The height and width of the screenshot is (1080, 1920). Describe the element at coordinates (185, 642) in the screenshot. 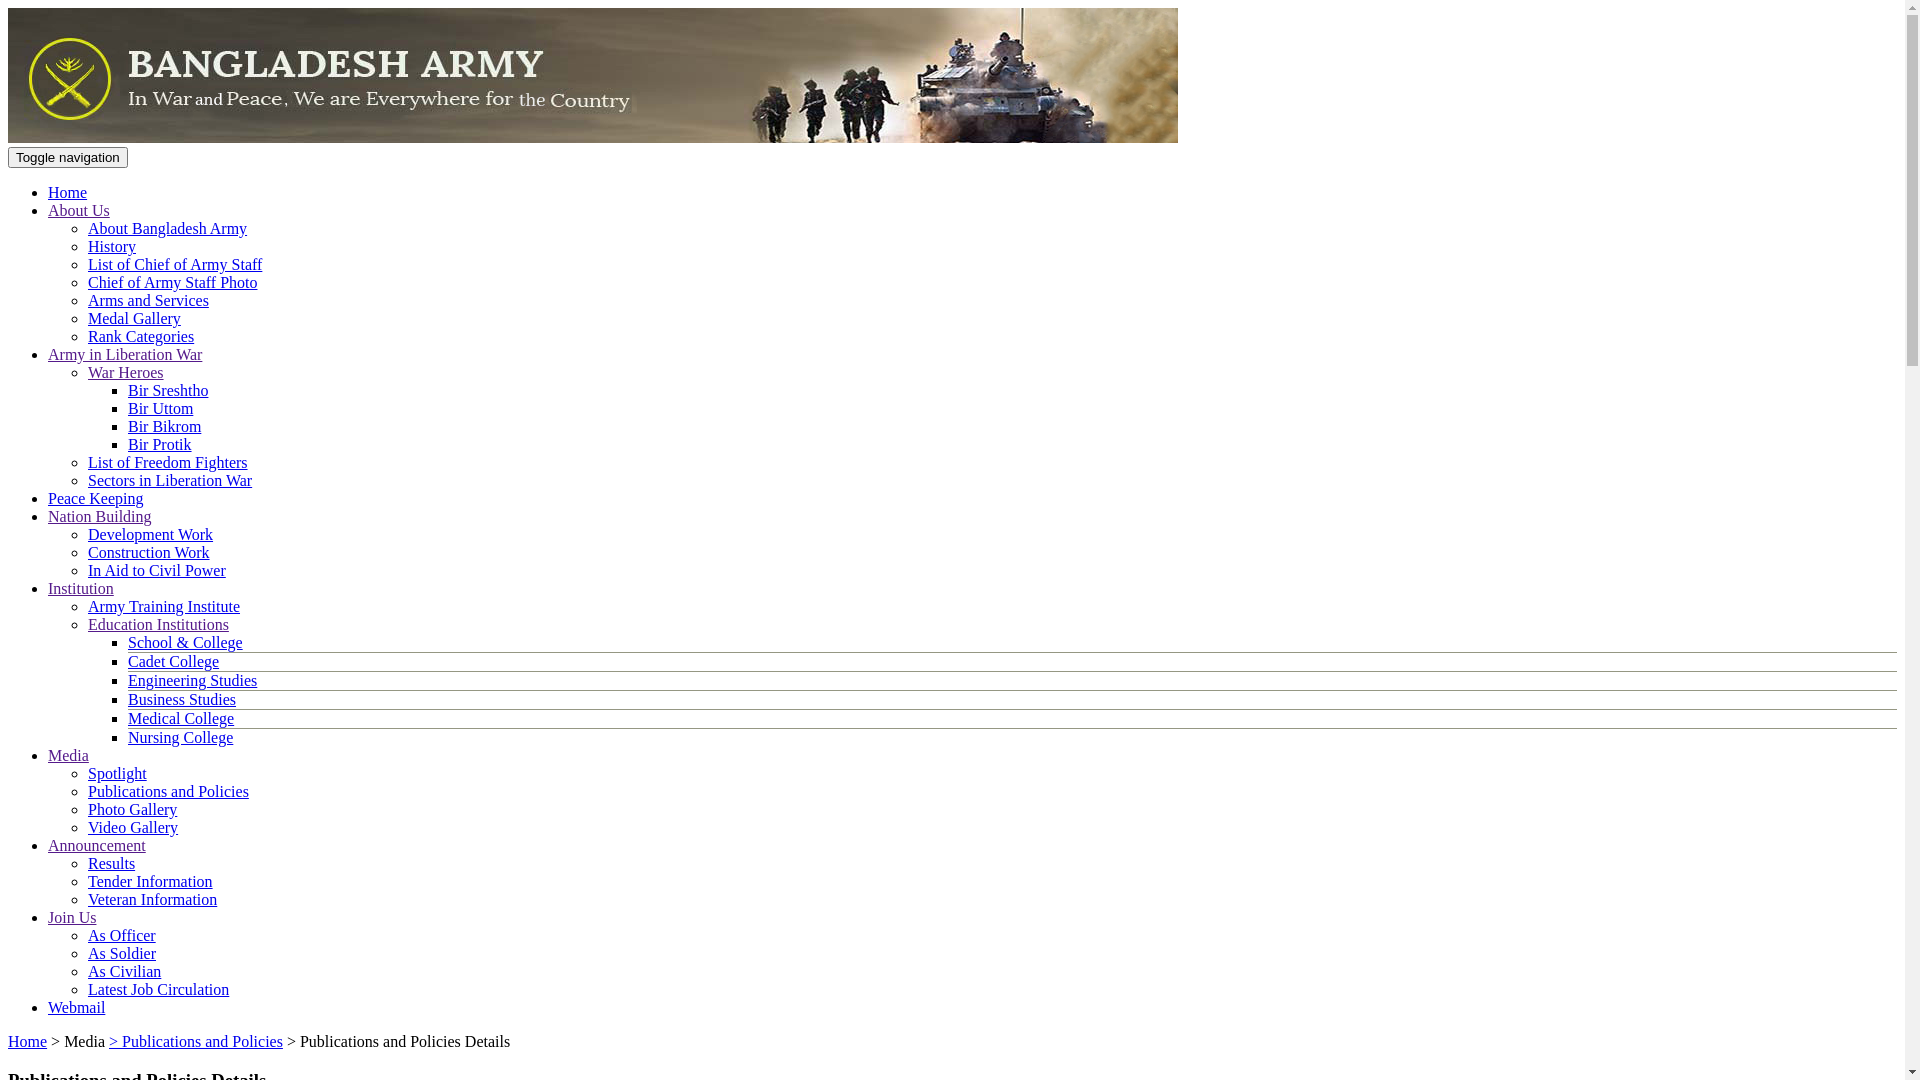

I see `'School & College'` at that location.